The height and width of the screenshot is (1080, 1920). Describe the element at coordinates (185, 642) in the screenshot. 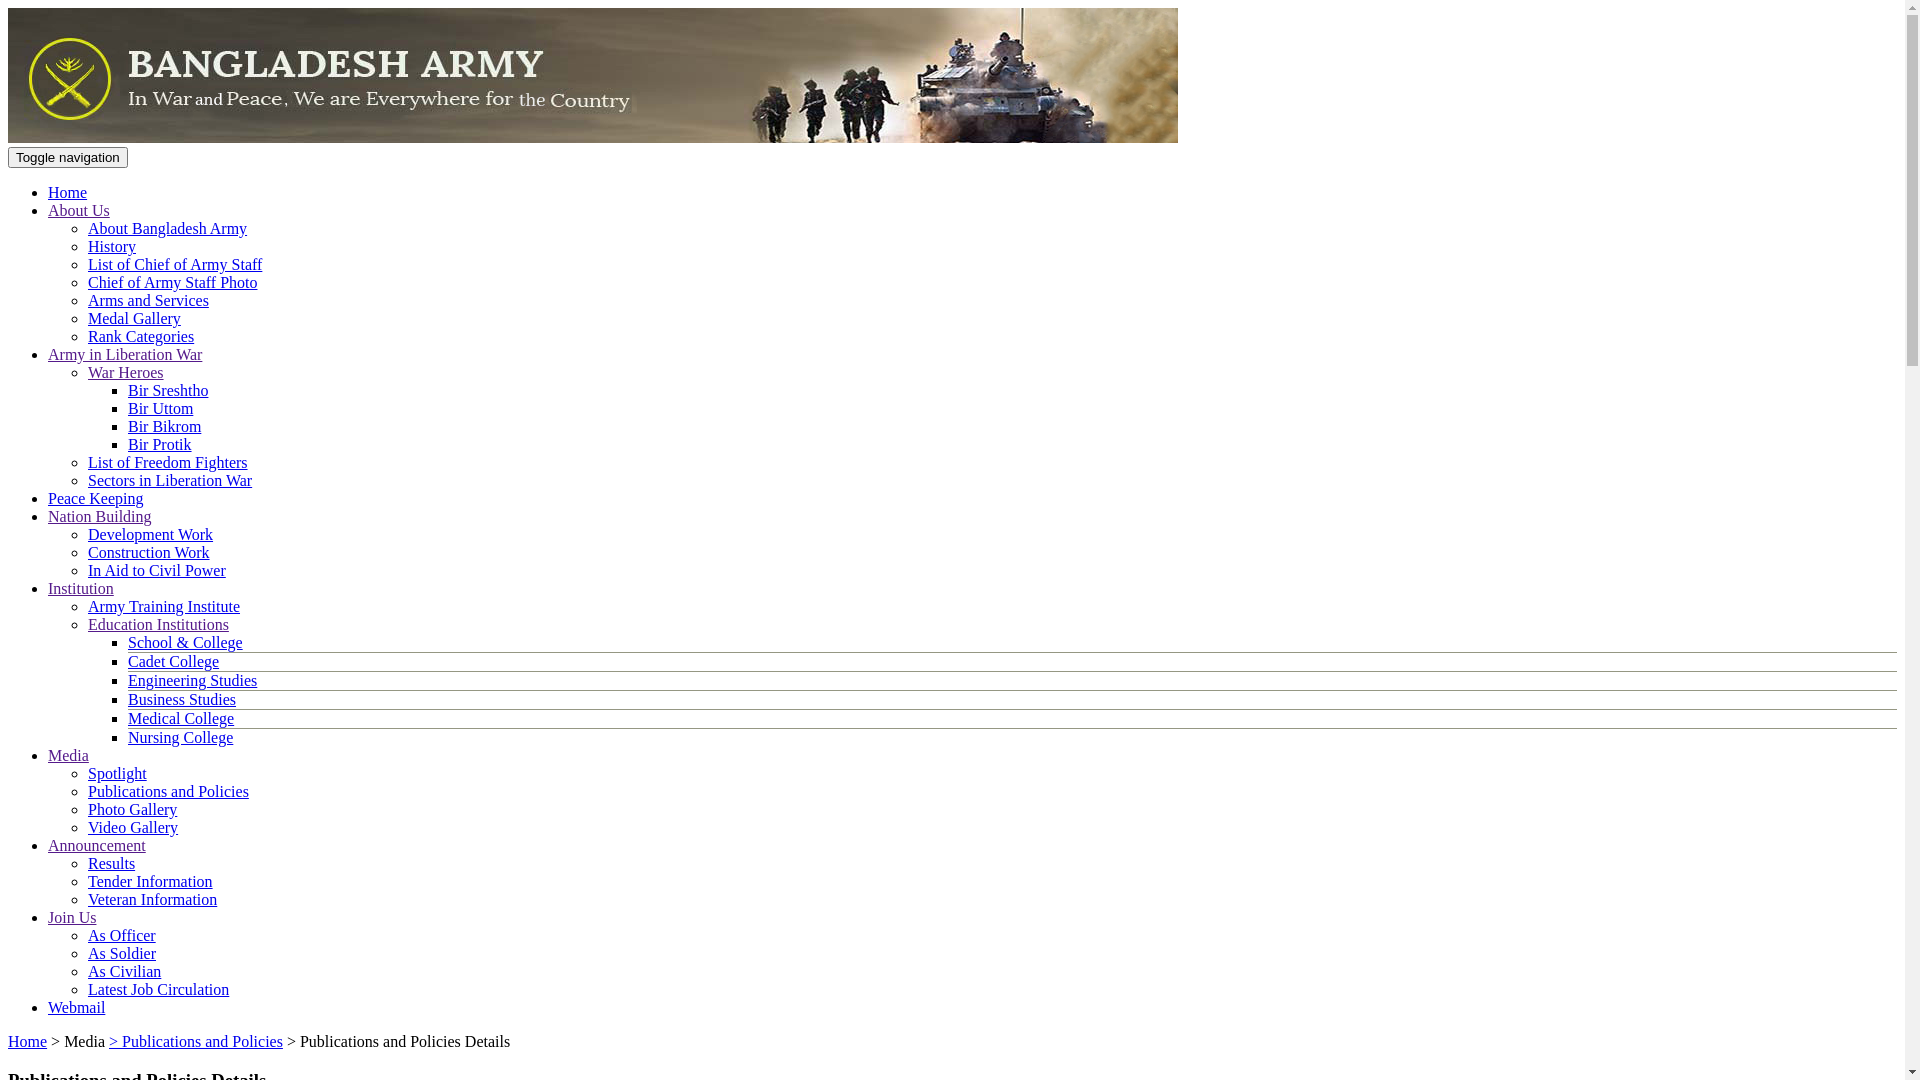

I see `'School & College'` at that location.